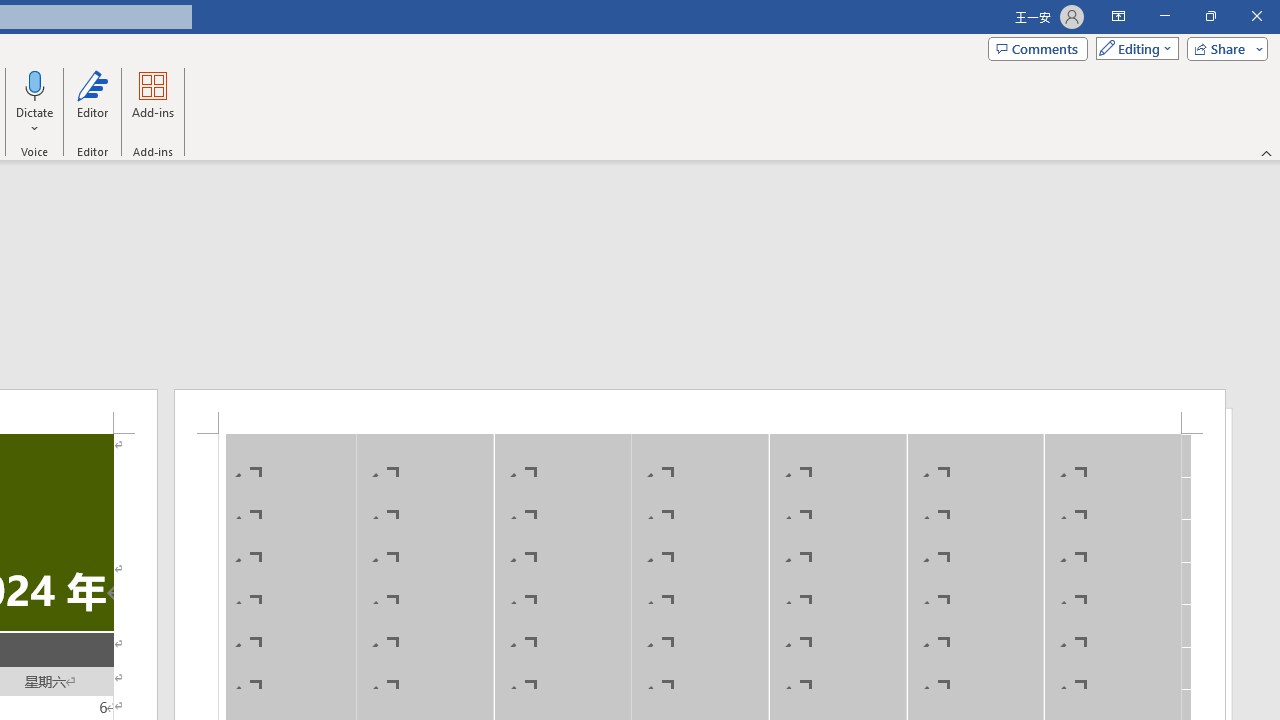 The height and width of the screenshot is (720, 1280). What do you see at coordinates (1133, 47) in the screenshot?
I see `'Mode'` at bounding box center [1133, 47].